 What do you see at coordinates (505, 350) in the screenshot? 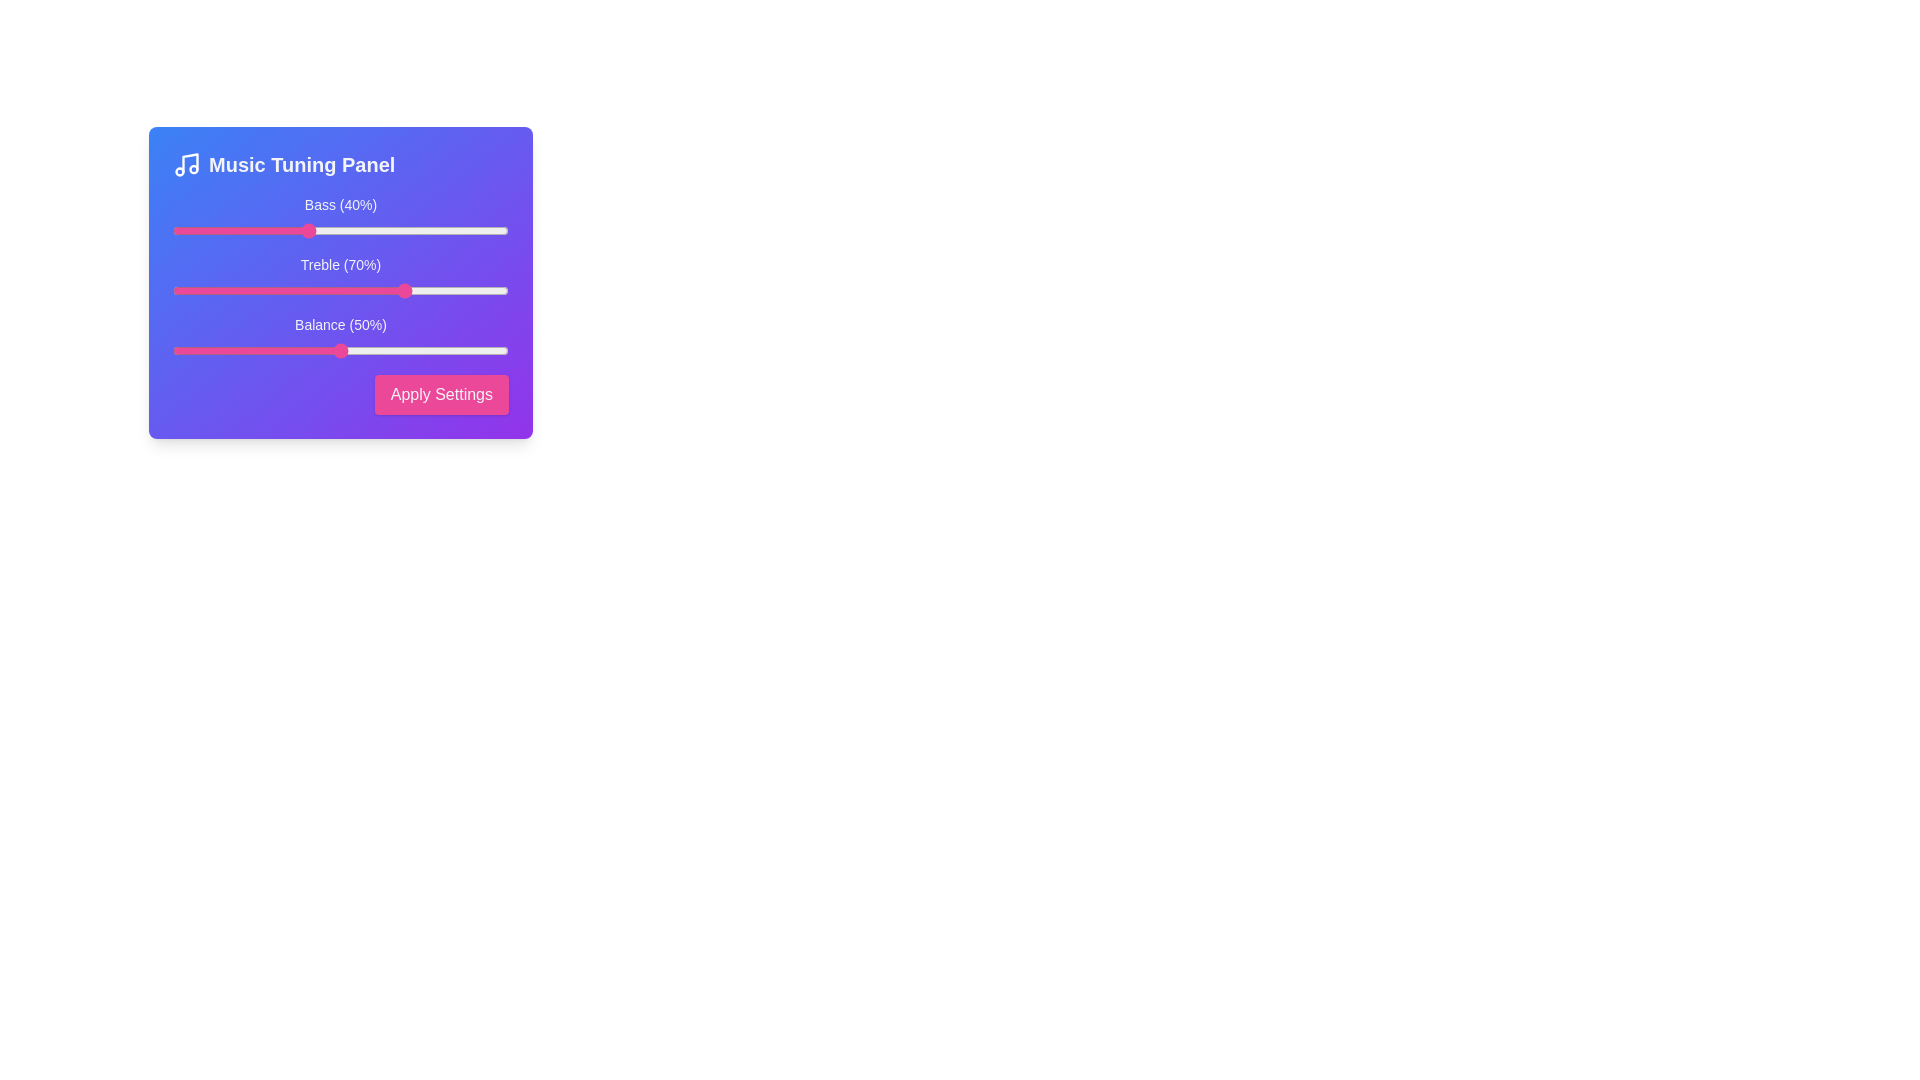
I see `the balance slider to 99%` at bounding box center [505, 350].